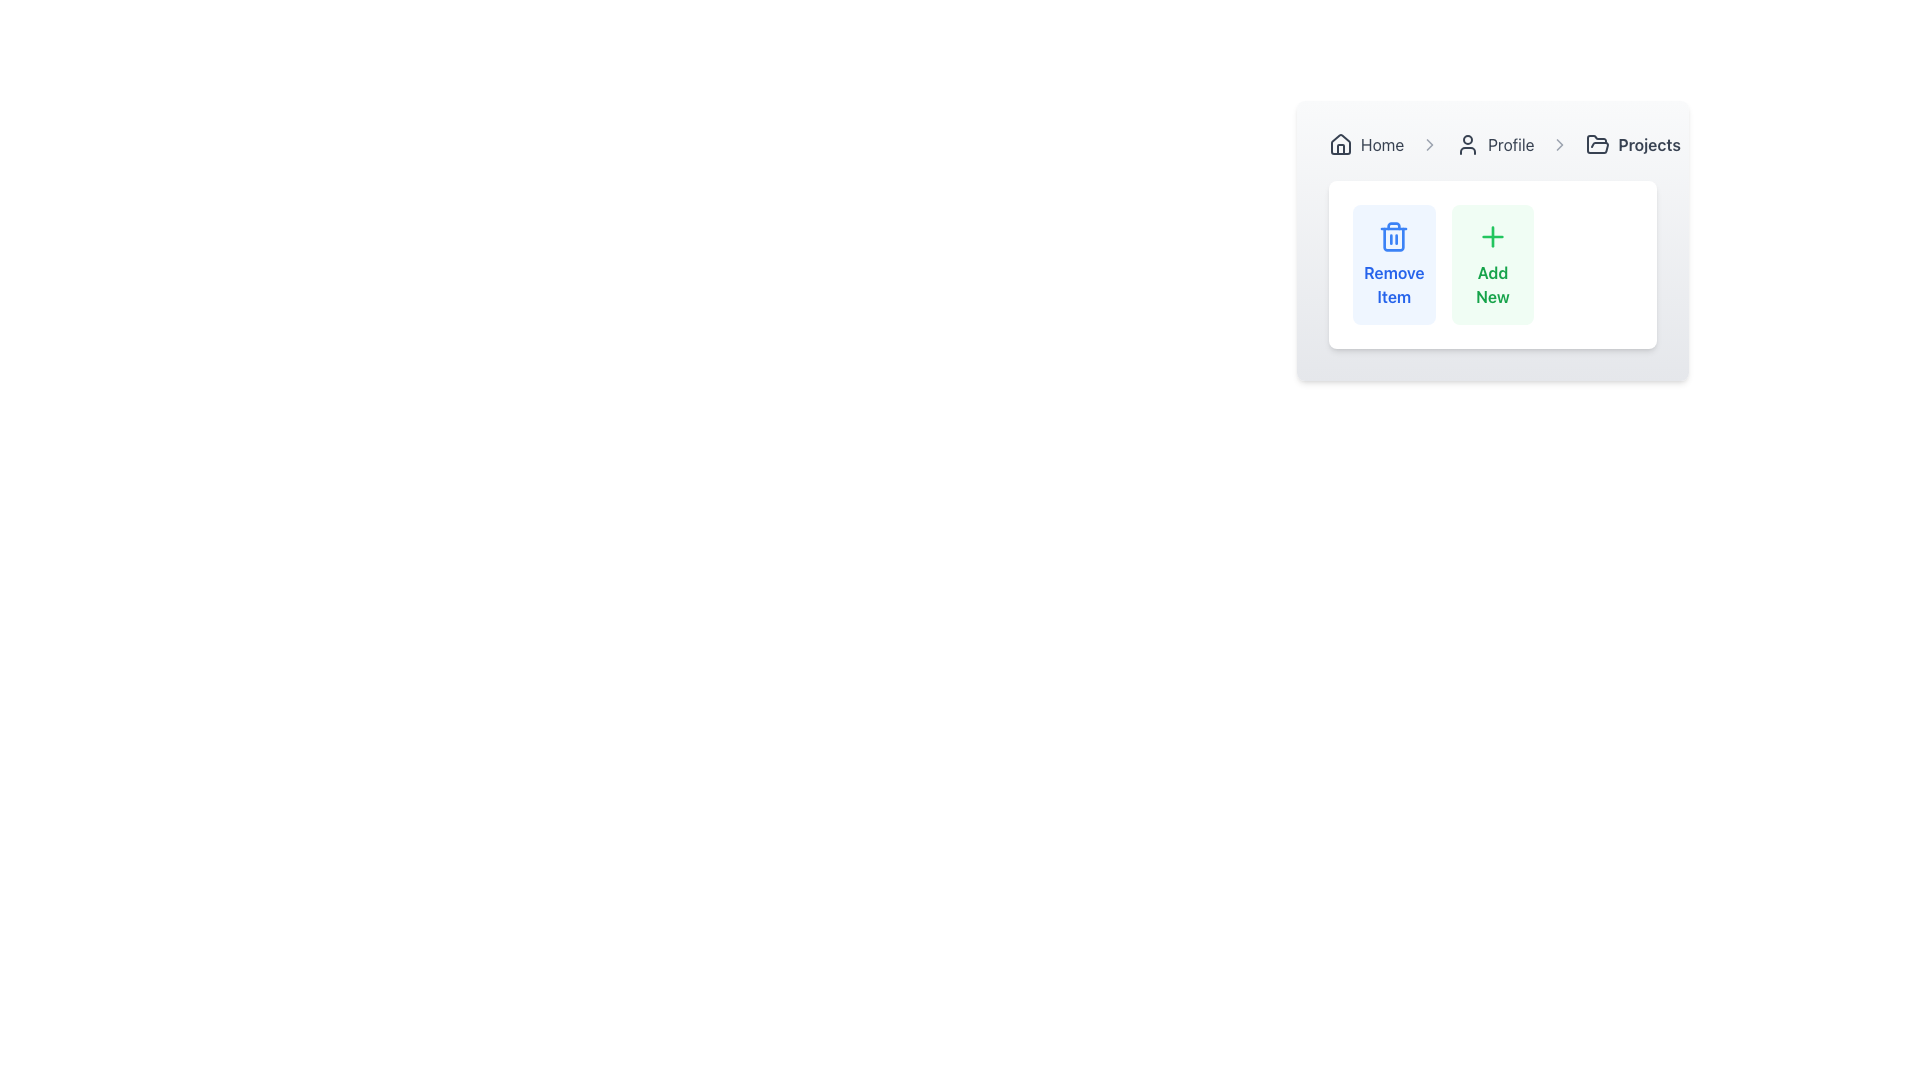 This screenshot has width=1920, height=1080. Describe the element at coordinates (1492, 285) in the screenshot. I see `the 'Add New' button, which is a text label in bold green font on a light green rounded rectangular background` at that location.